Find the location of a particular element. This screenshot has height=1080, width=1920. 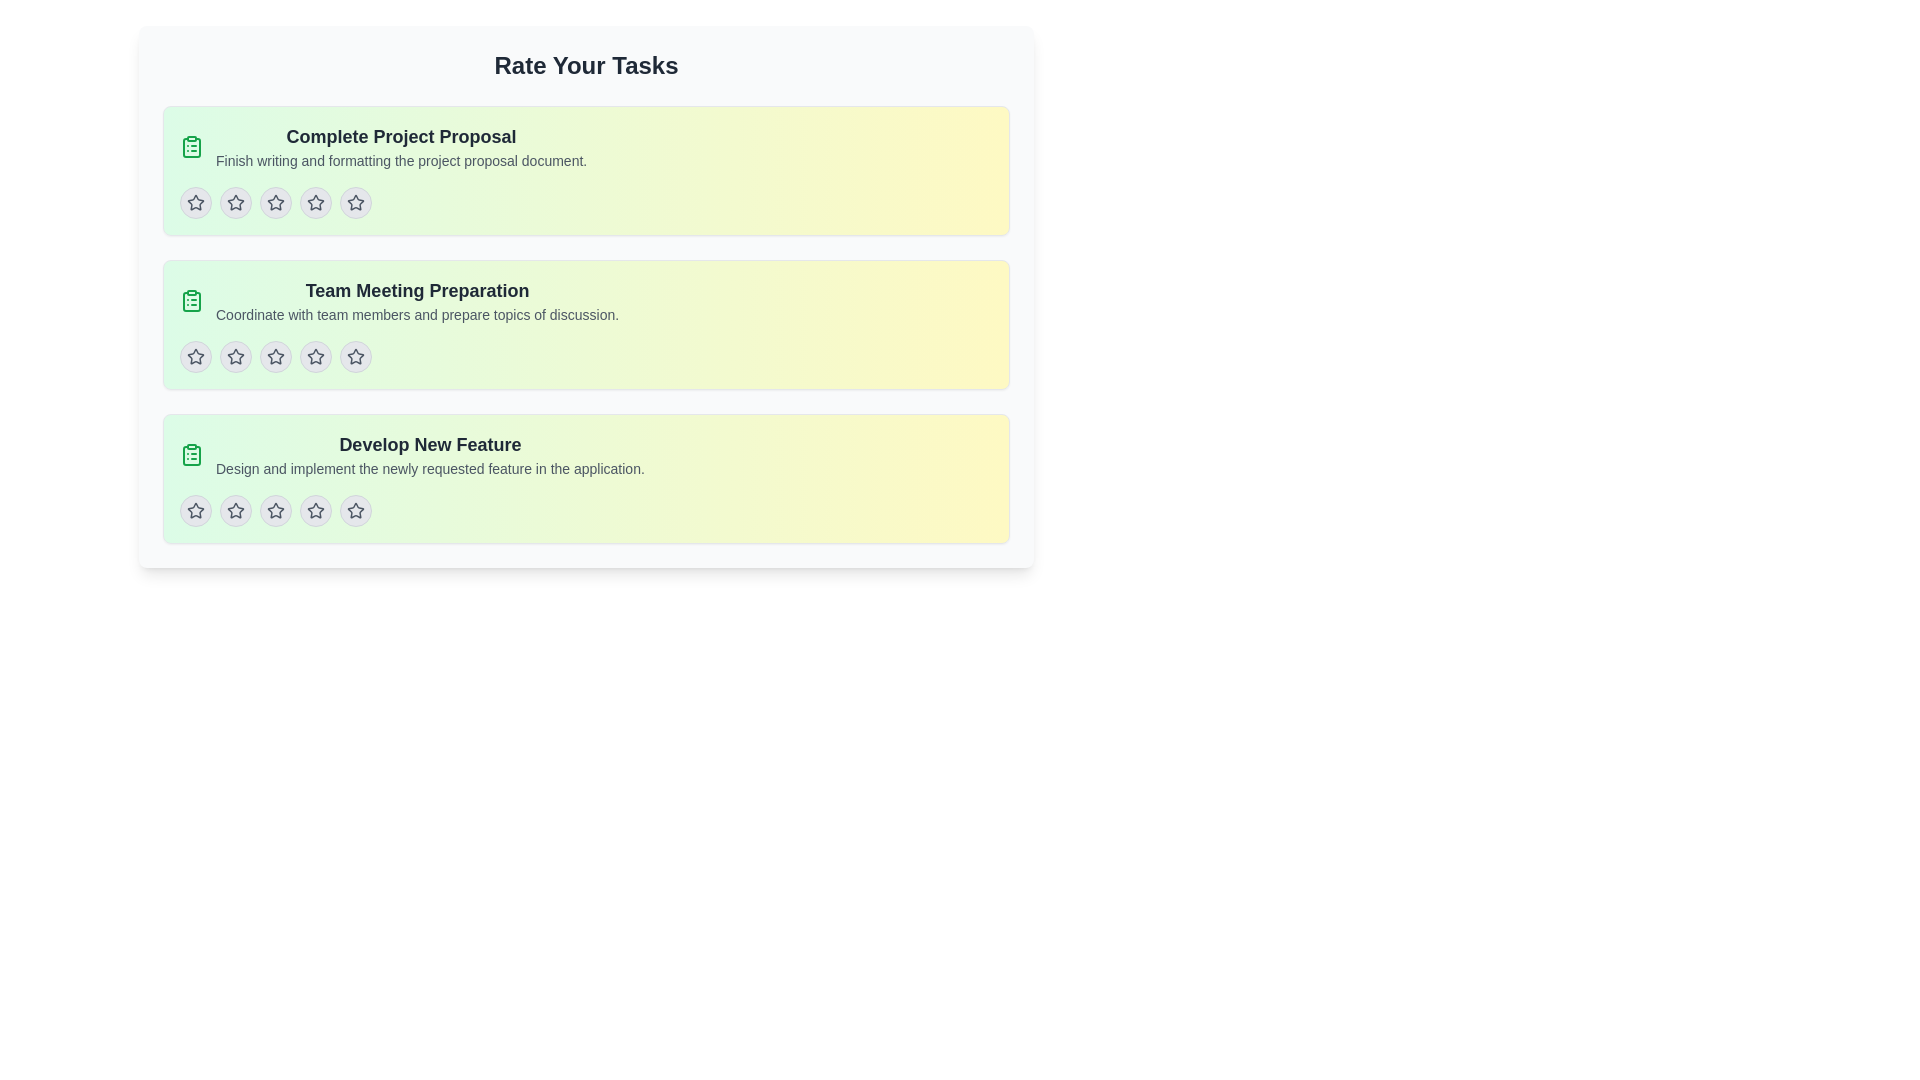

the fourth star-shaped rating icon is located at coordinates (315, 509).